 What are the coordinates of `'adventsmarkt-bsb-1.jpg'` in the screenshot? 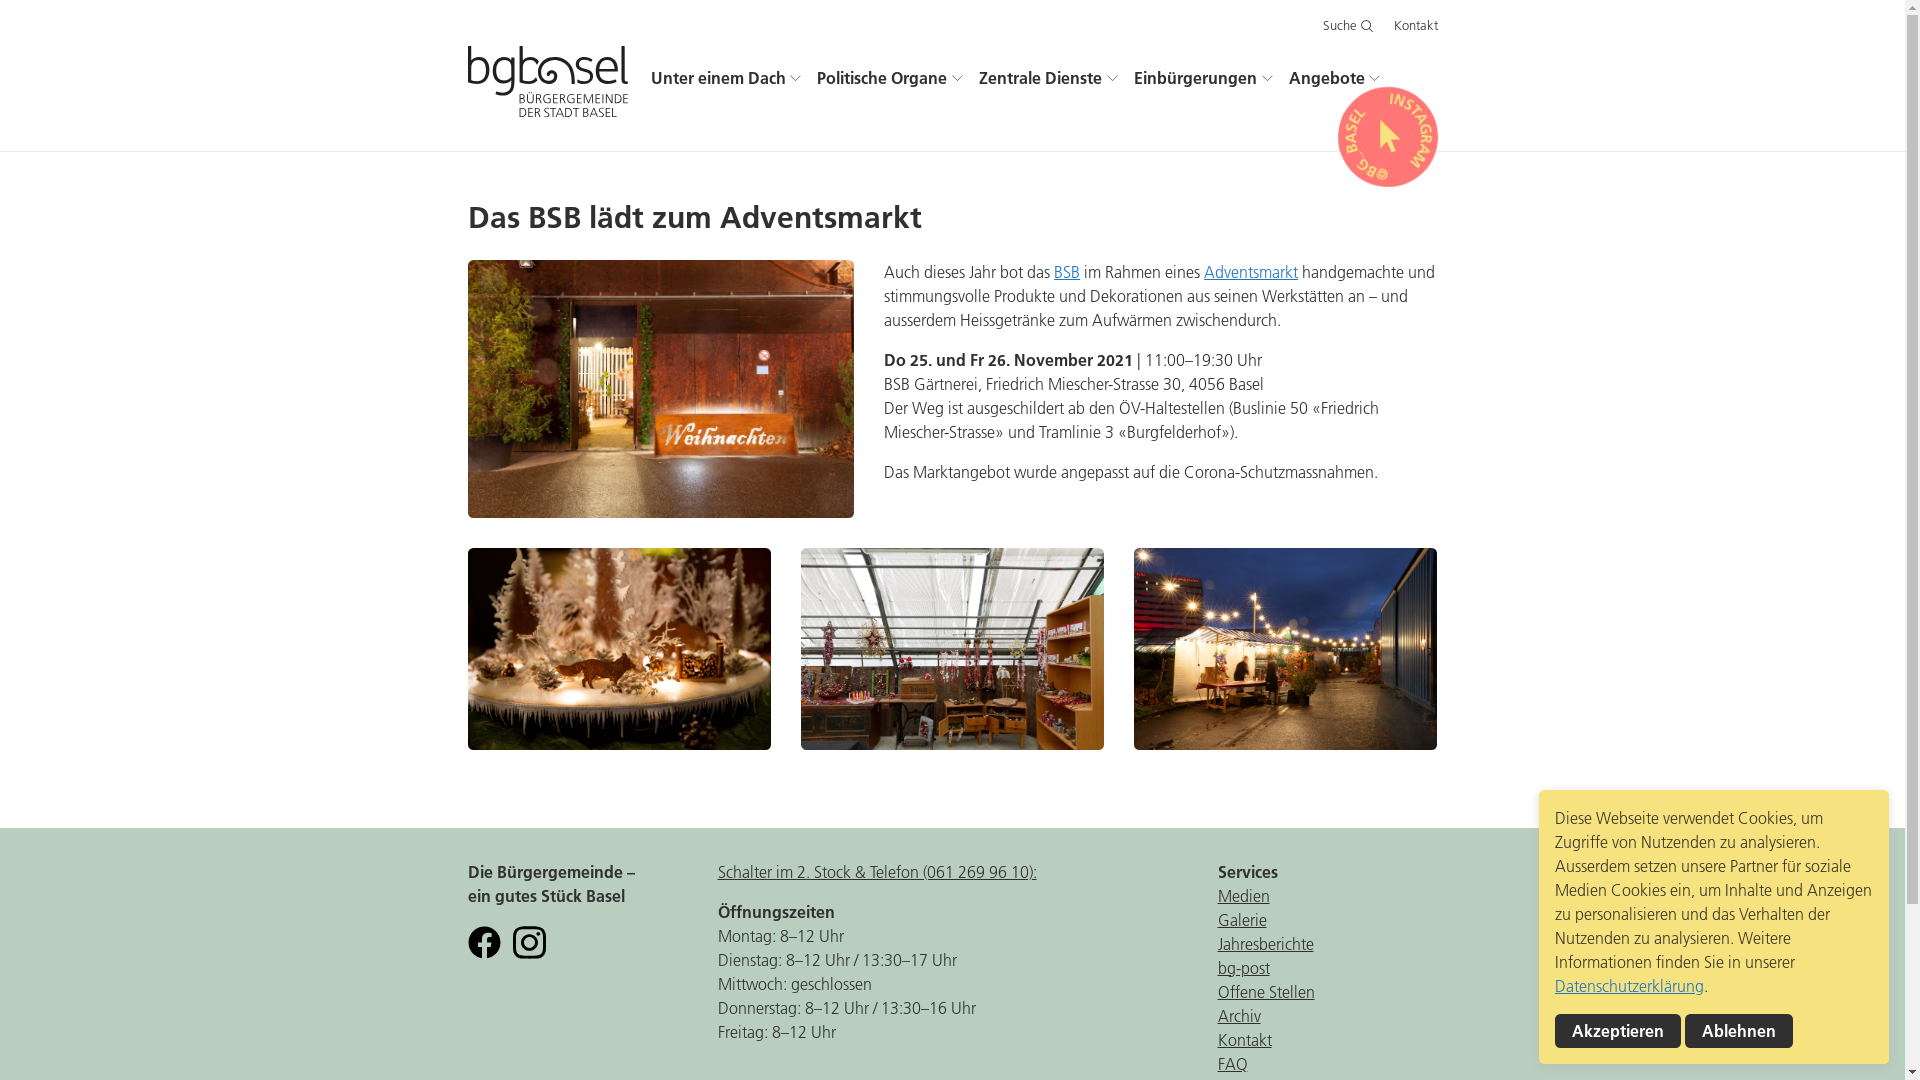 It's located at (618, 648).